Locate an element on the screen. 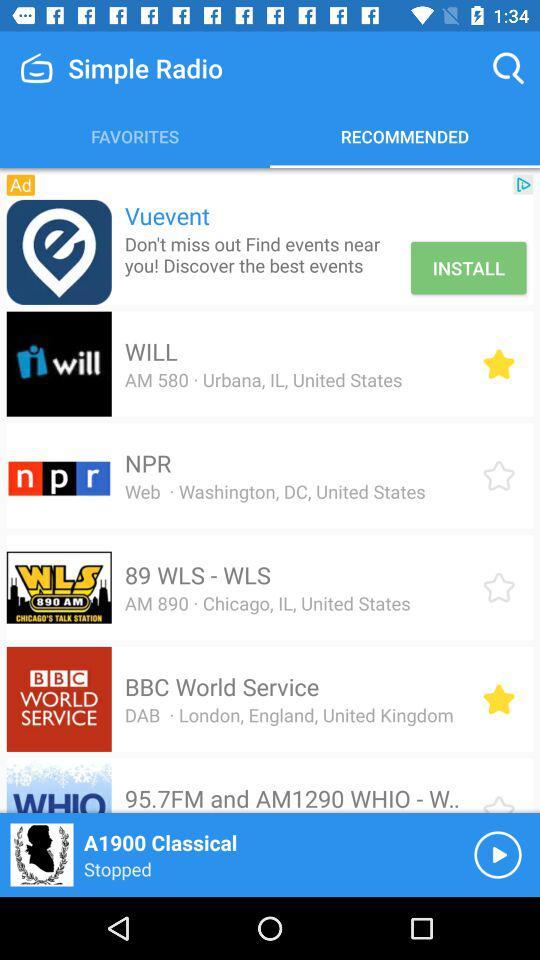 The image size is (540, 960). advertisement is located at coordinates (59, 251).